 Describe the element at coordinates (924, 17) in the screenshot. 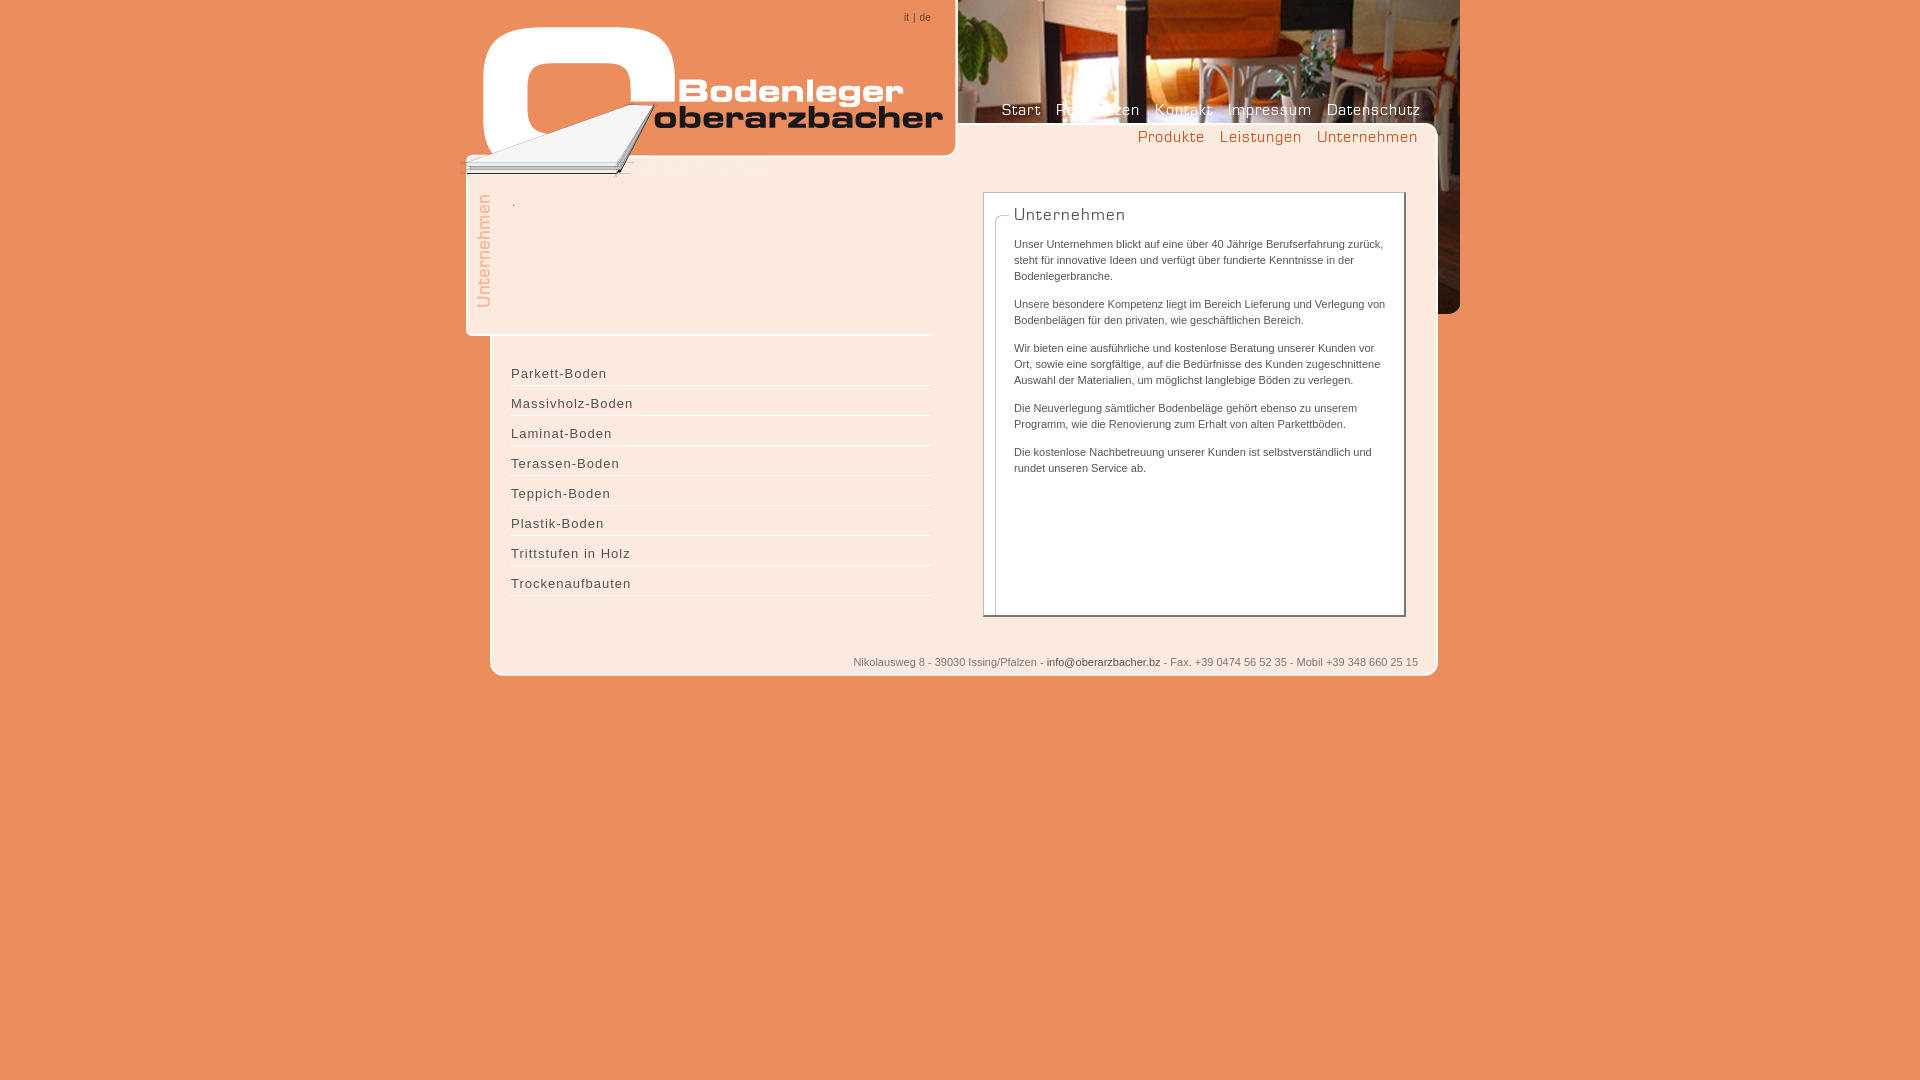

I see `'de'` at that location.